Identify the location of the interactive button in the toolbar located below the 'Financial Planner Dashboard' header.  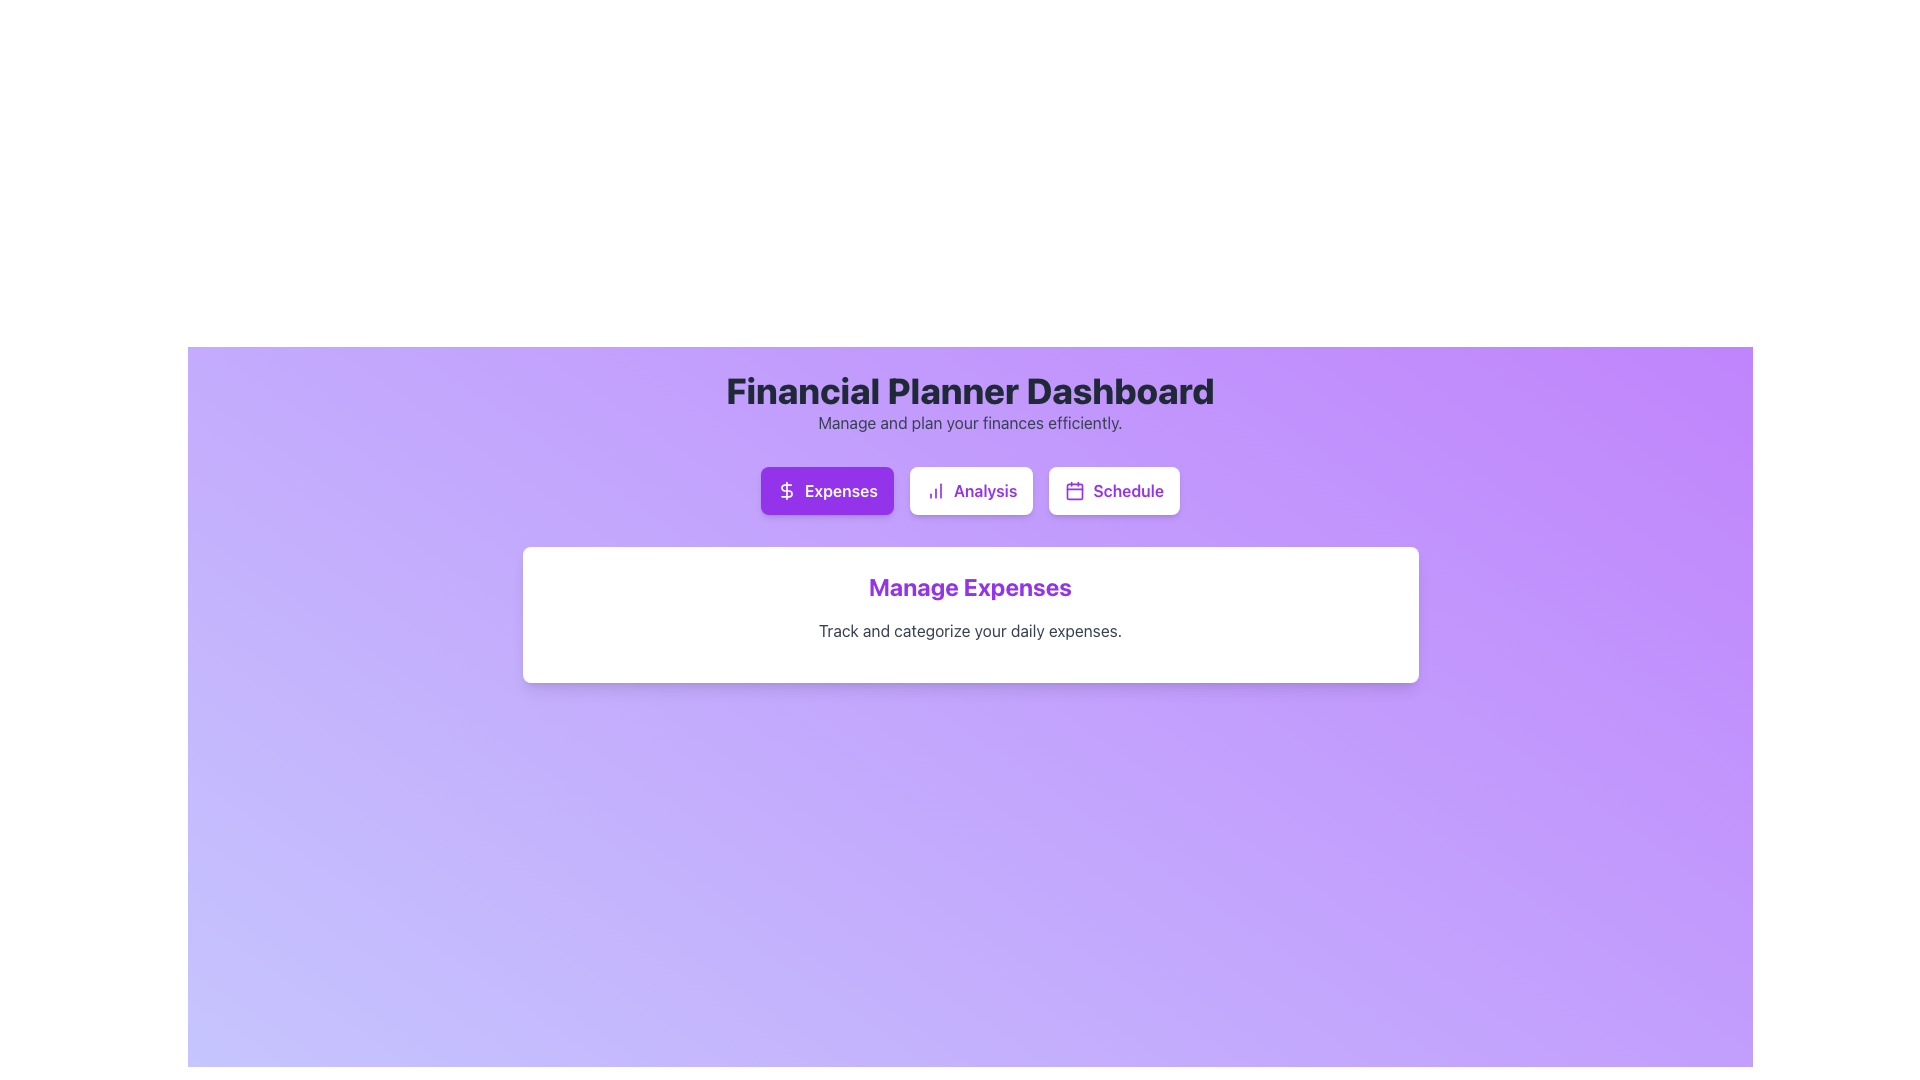
(970, 490).